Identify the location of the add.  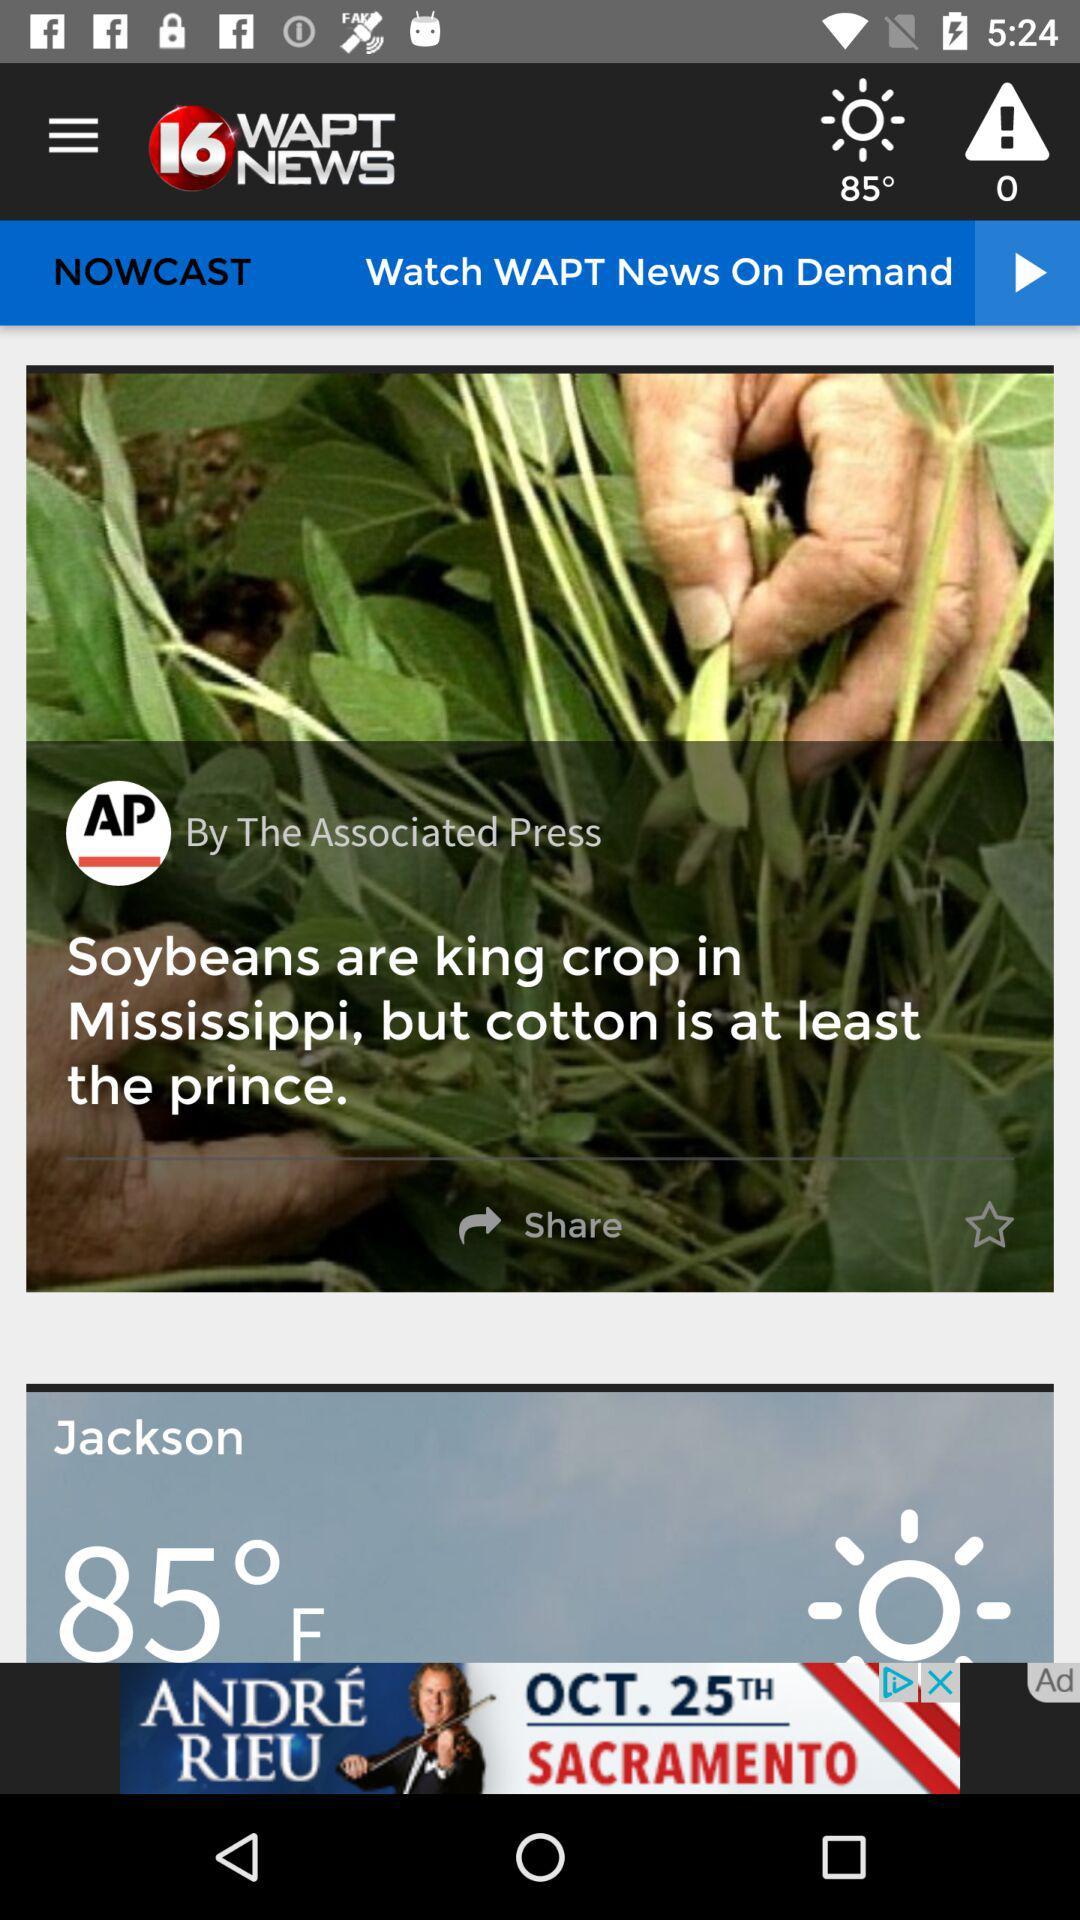
(540, 1727).